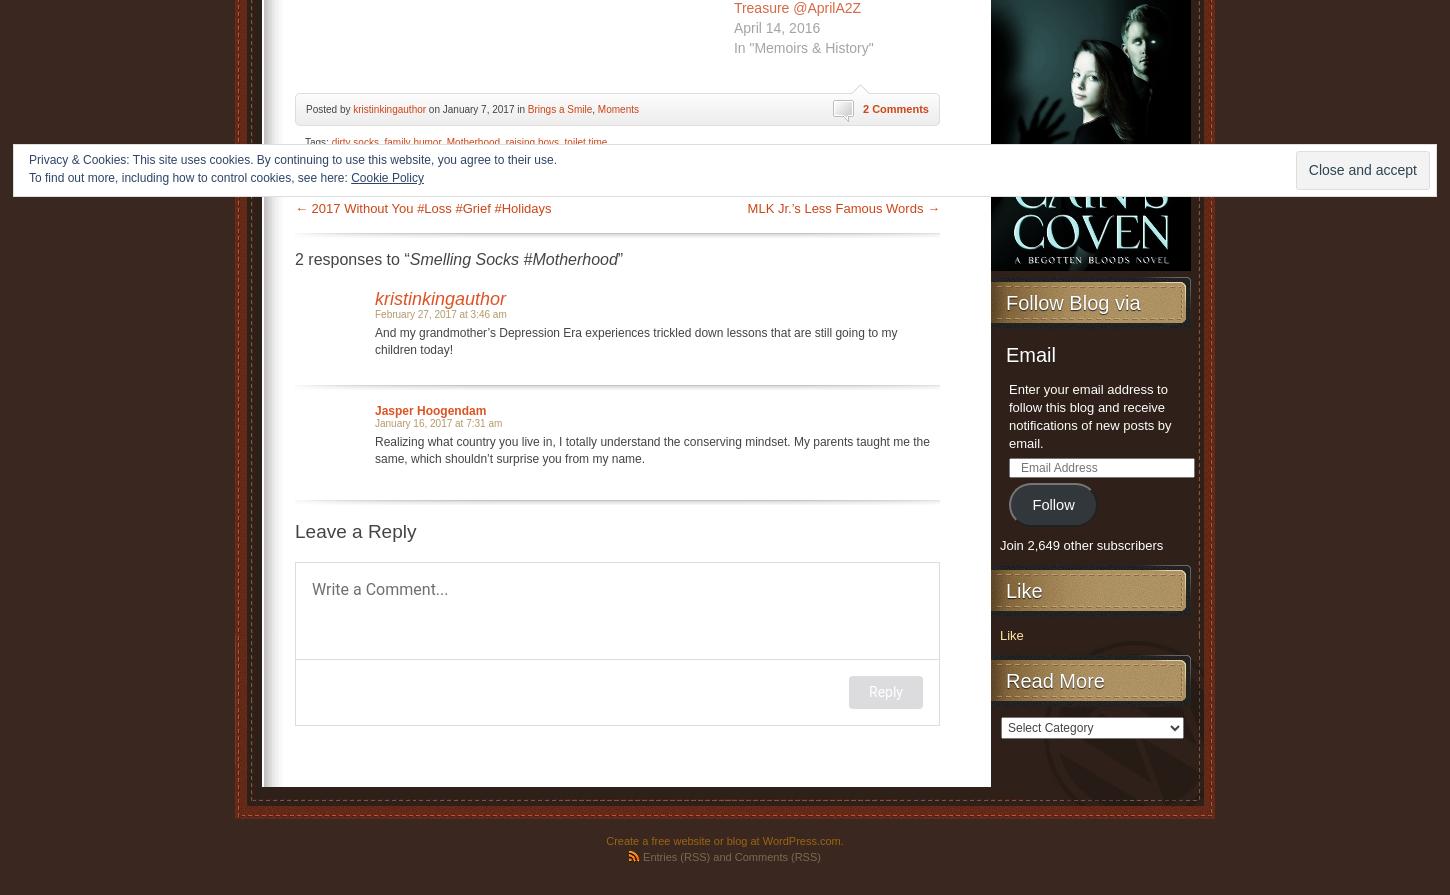 This screenshot has width=1450, height=895. Describe the element at coordinates (1073, 328) in the screenshot. I see `'Follow Blog via Email'` at that location.